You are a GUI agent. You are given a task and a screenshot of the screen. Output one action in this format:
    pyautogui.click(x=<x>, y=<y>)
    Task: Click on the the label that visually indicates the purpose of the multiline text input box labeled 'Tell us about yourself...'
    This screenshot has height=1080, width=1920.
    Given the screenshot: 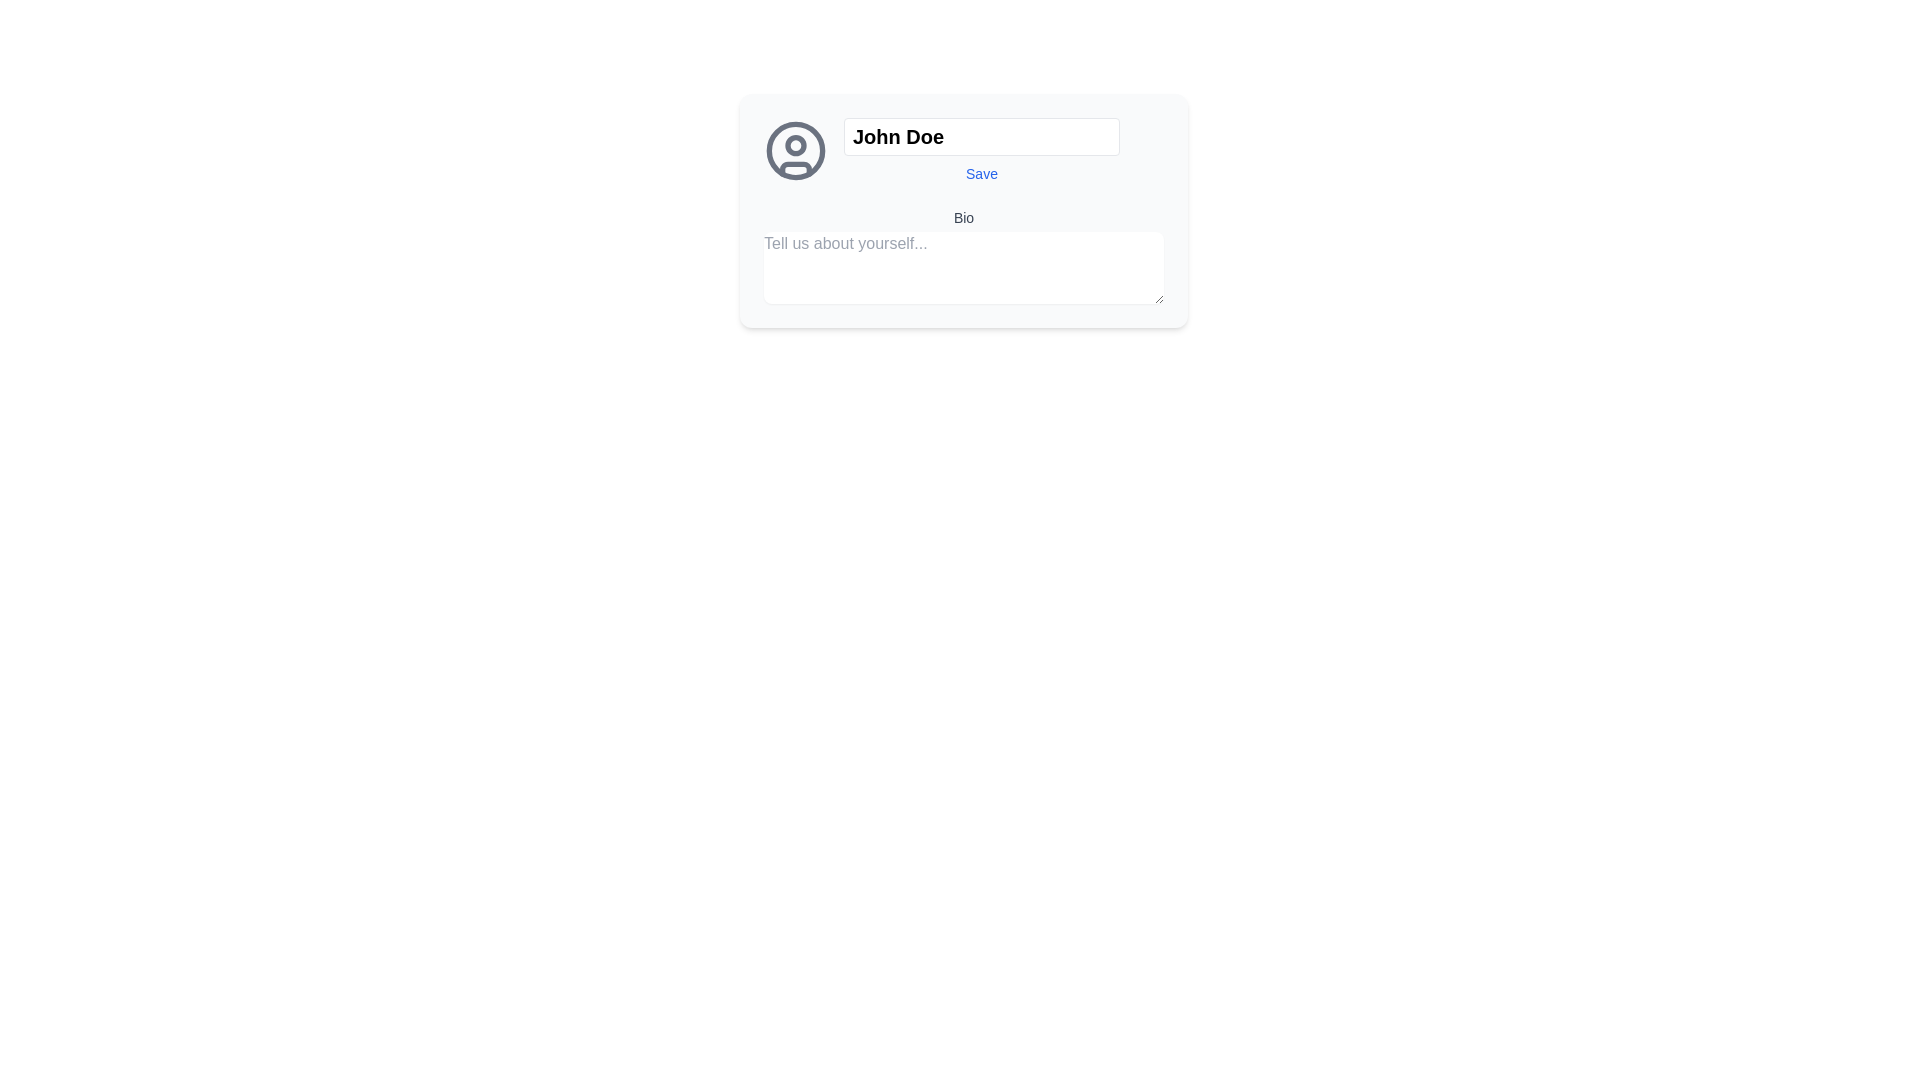 What is the action you would take?
    pyautogui.click(x=964, y=218)
    